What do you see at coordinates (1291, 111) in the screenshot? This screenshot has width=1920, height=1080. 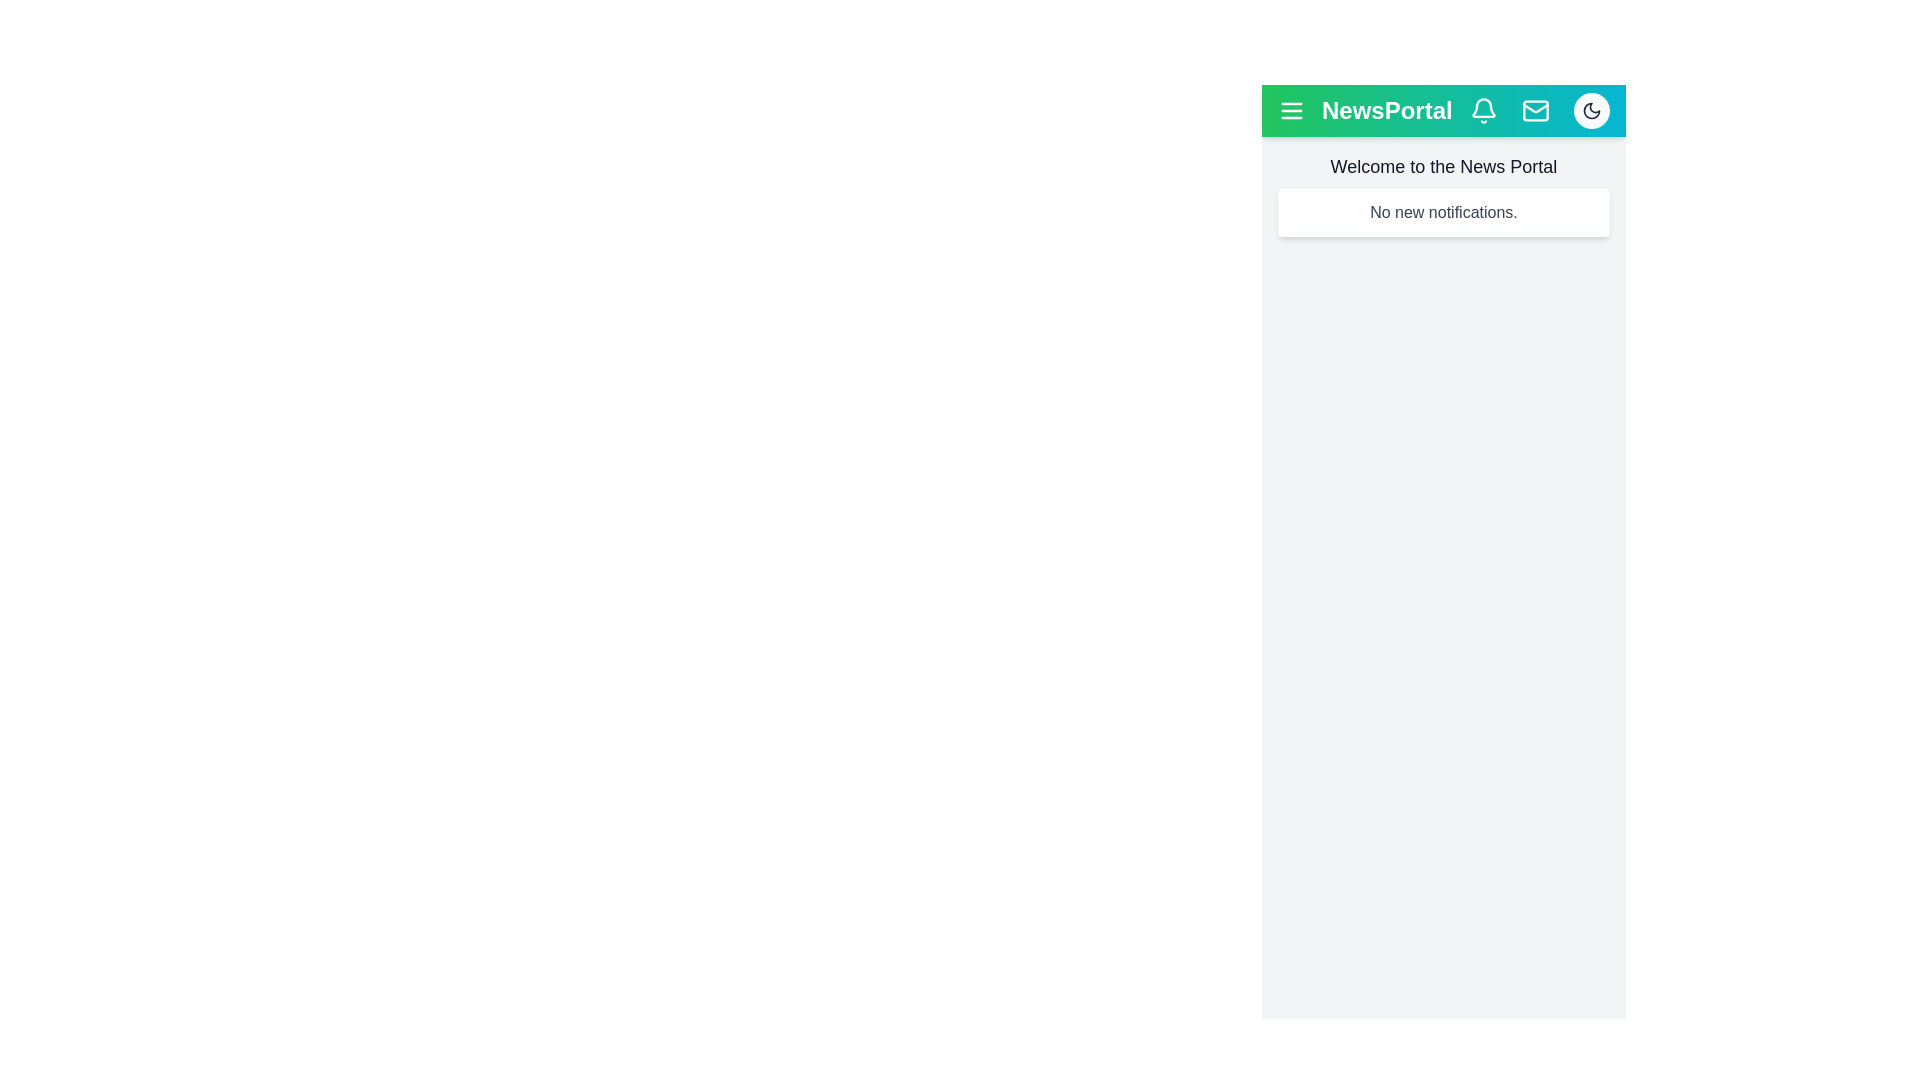 I see `the menu icon to toggle the navigation menu` at bounding box center [1291, 111].